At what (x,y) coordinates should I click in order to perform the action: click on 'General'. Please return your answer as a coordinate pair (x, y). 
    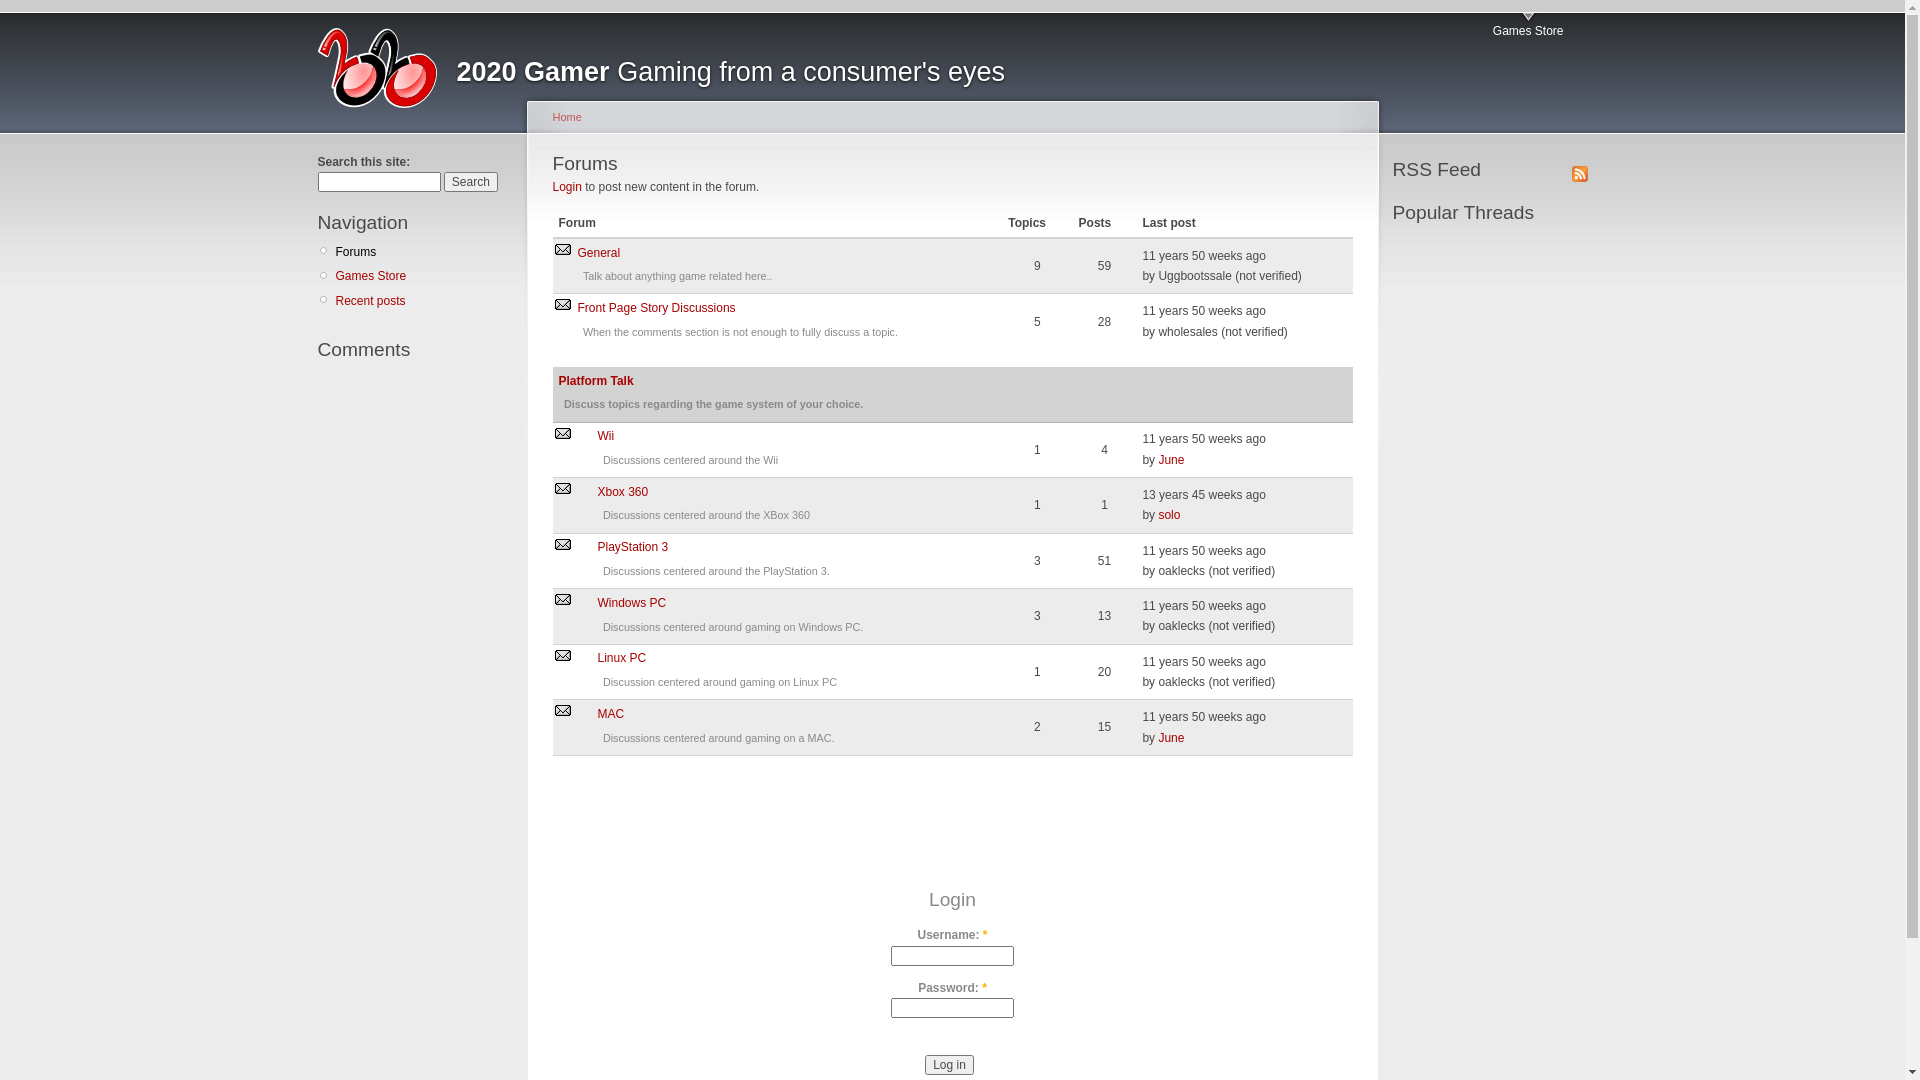
    Looking at the image, I should click on (598, 252).